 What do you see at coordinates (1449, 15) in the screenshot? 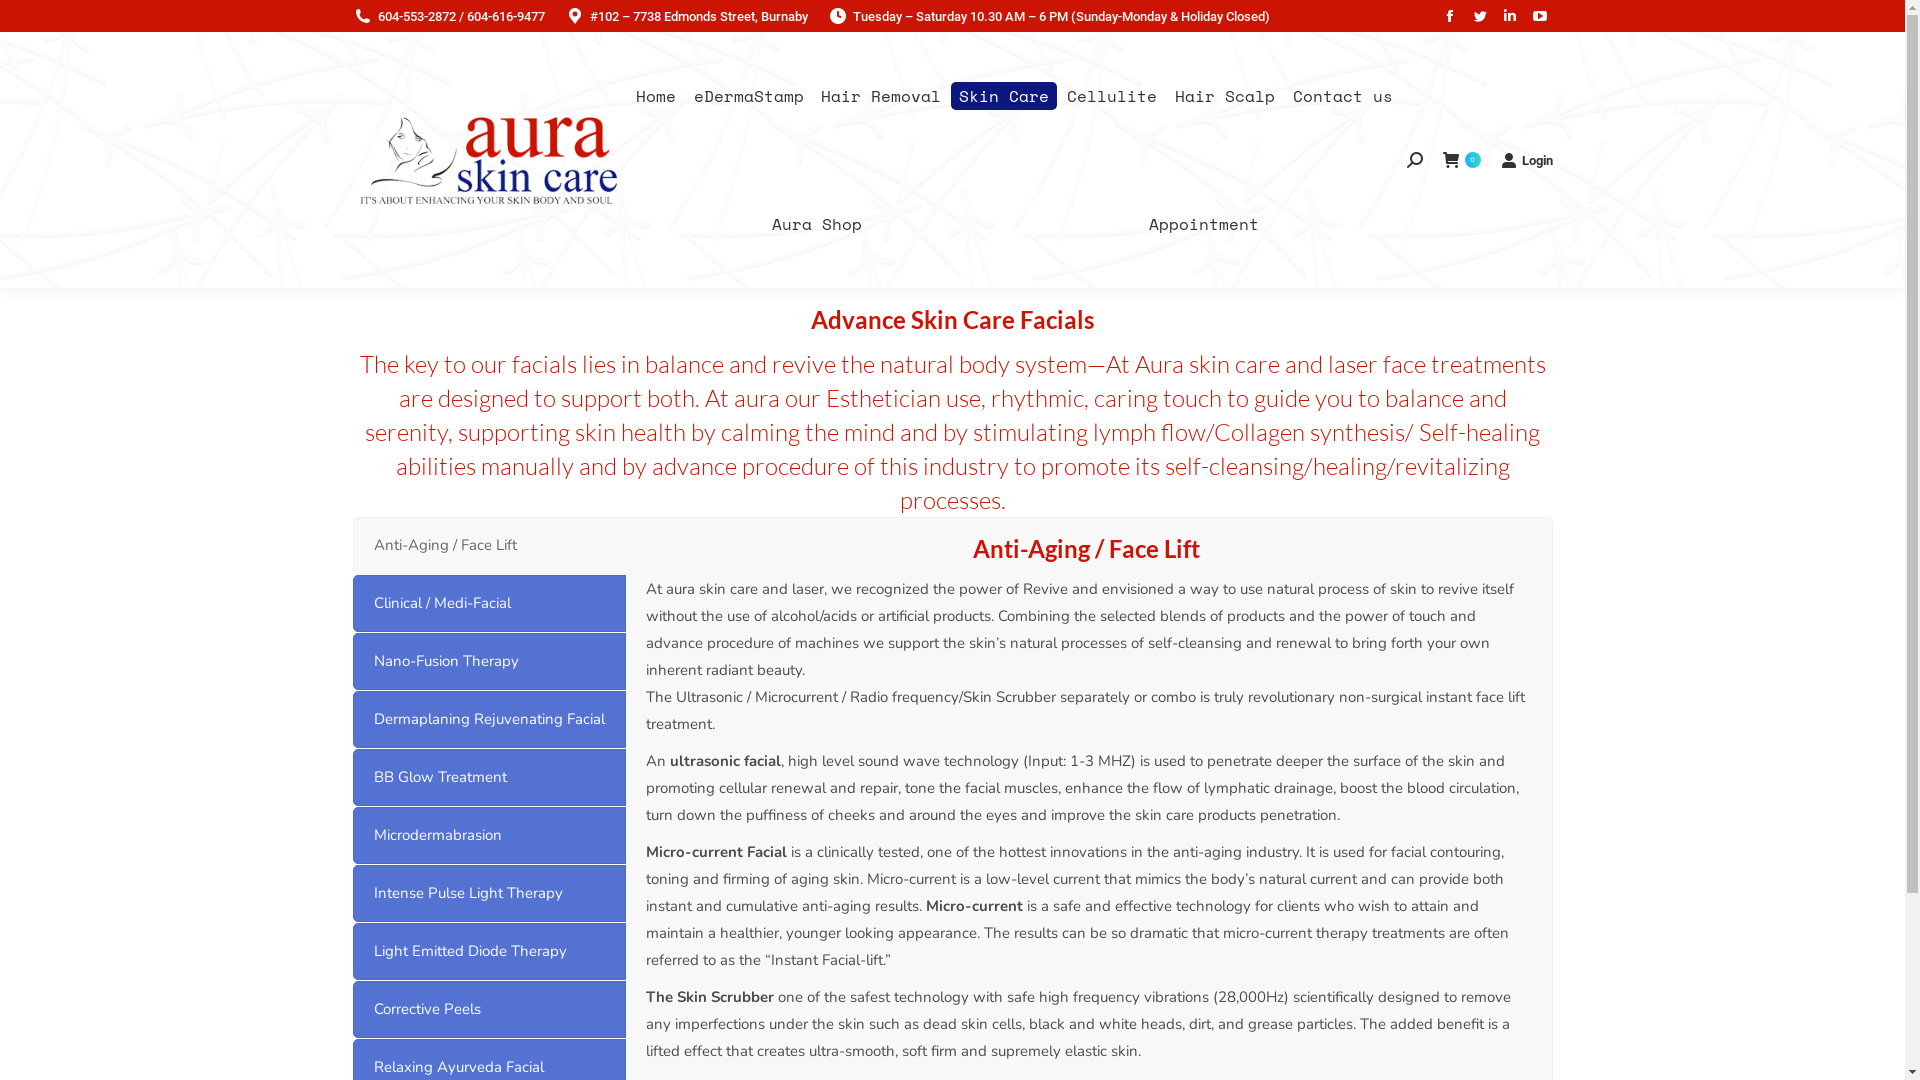
I see `'Facebook page opens in new window'` at bounding box center [1449, 15].